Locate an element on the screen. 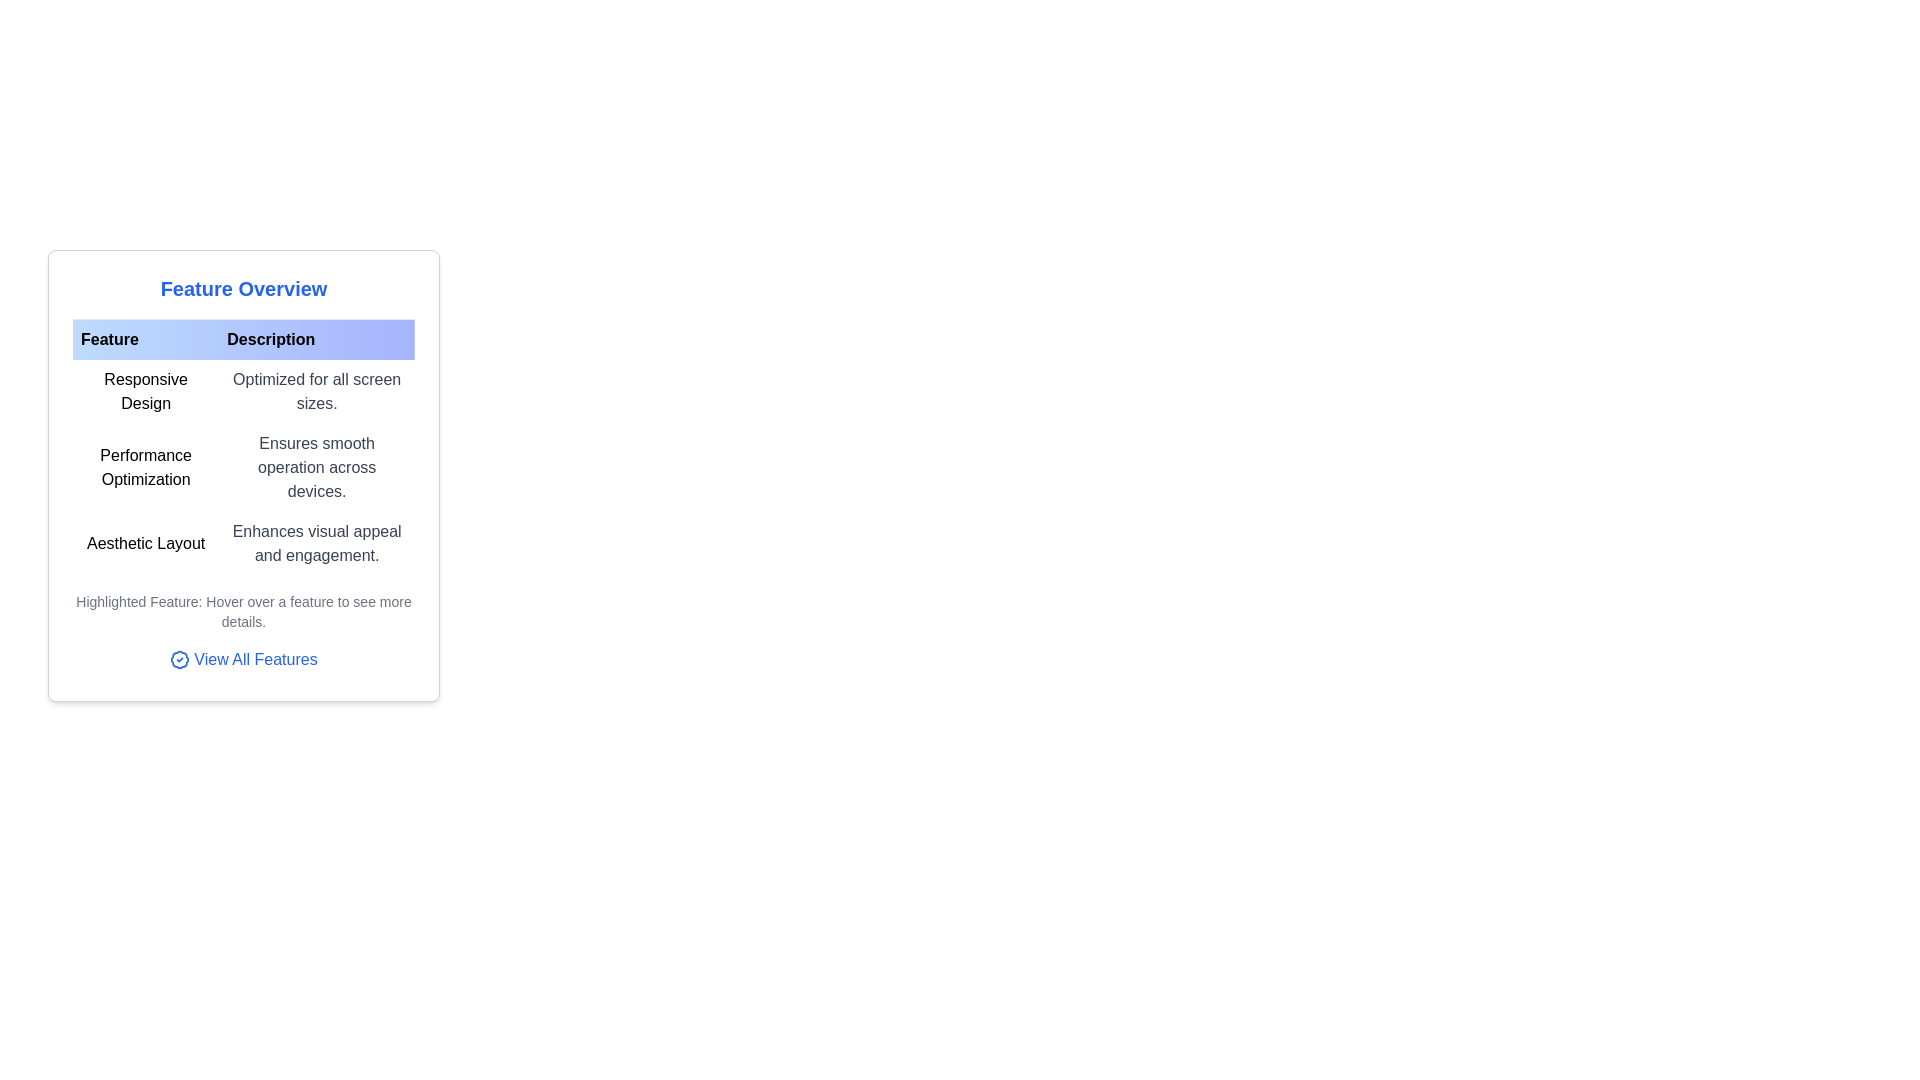  the Text link with icon located at the bottom of the content card is located at coordinates (243, 662).